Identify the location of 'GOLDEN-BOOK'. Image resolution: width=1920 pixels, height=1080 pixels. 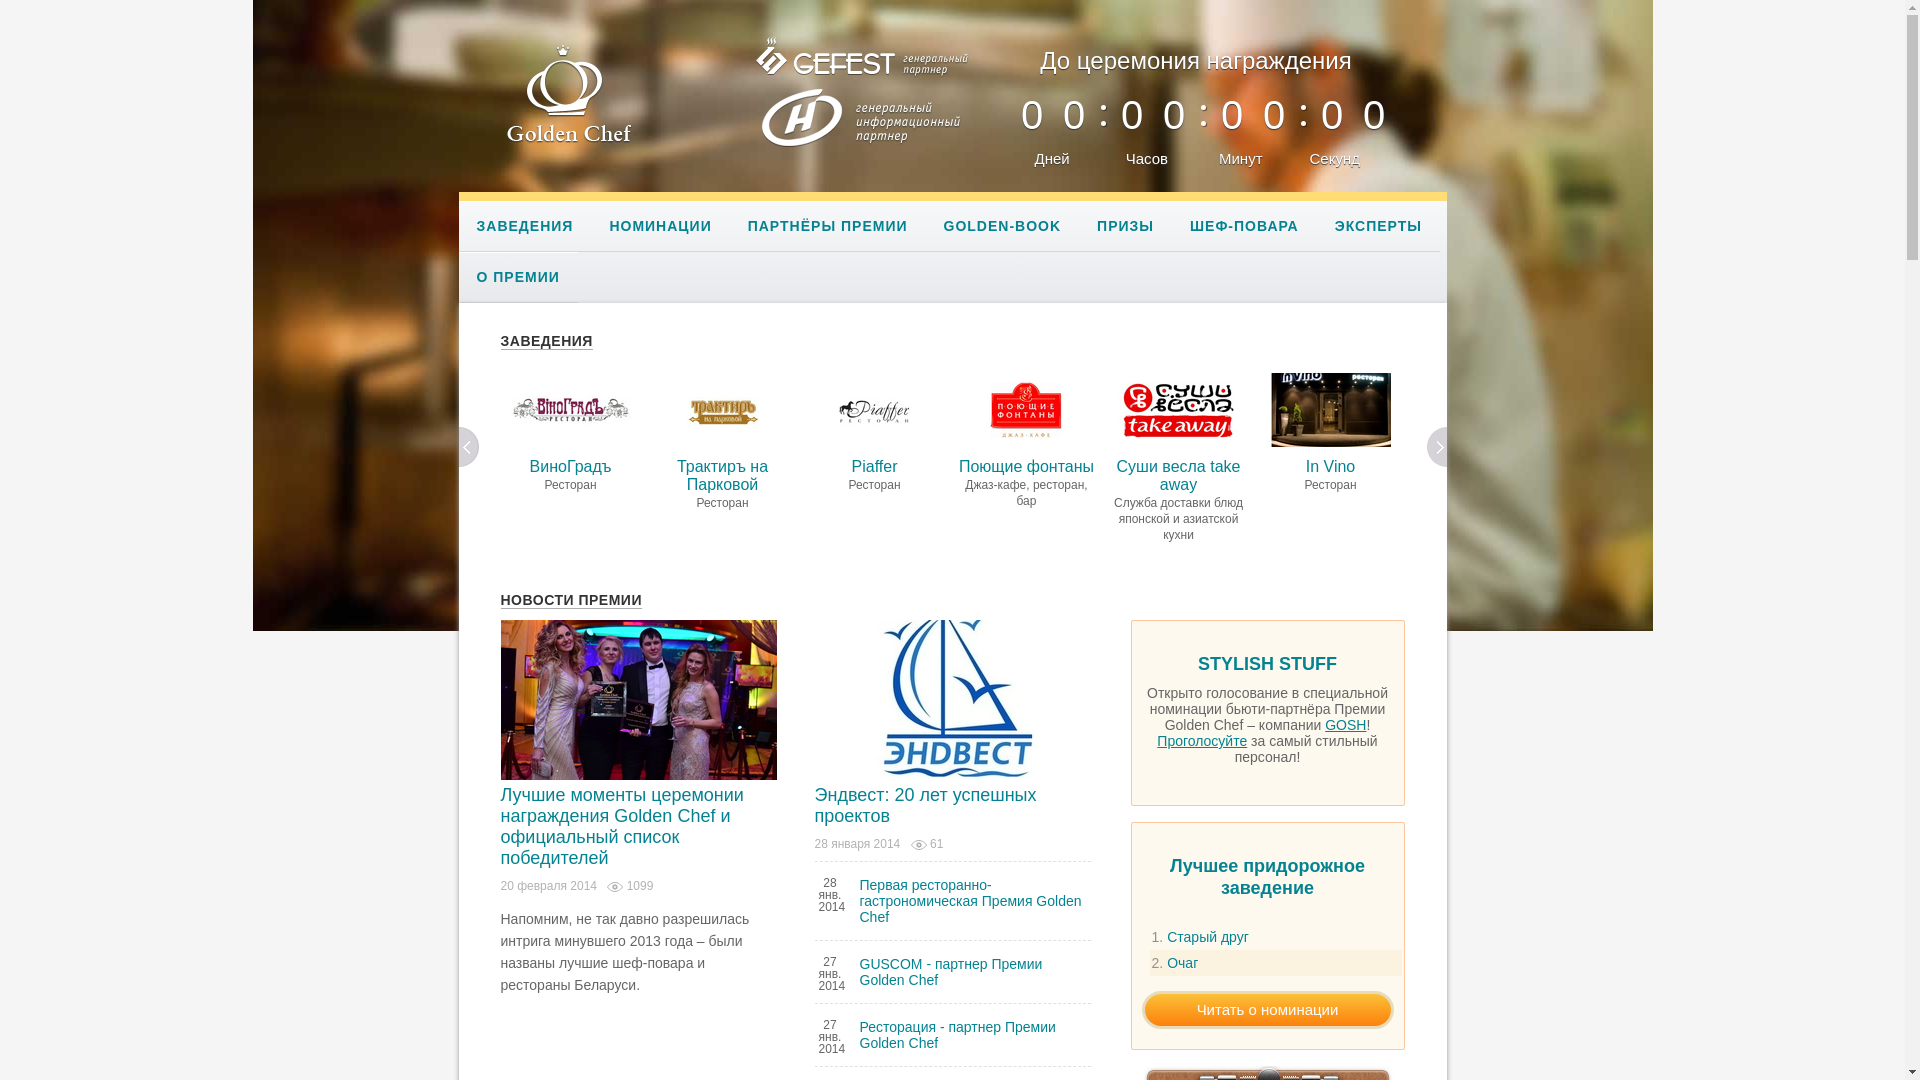
(925, 225).